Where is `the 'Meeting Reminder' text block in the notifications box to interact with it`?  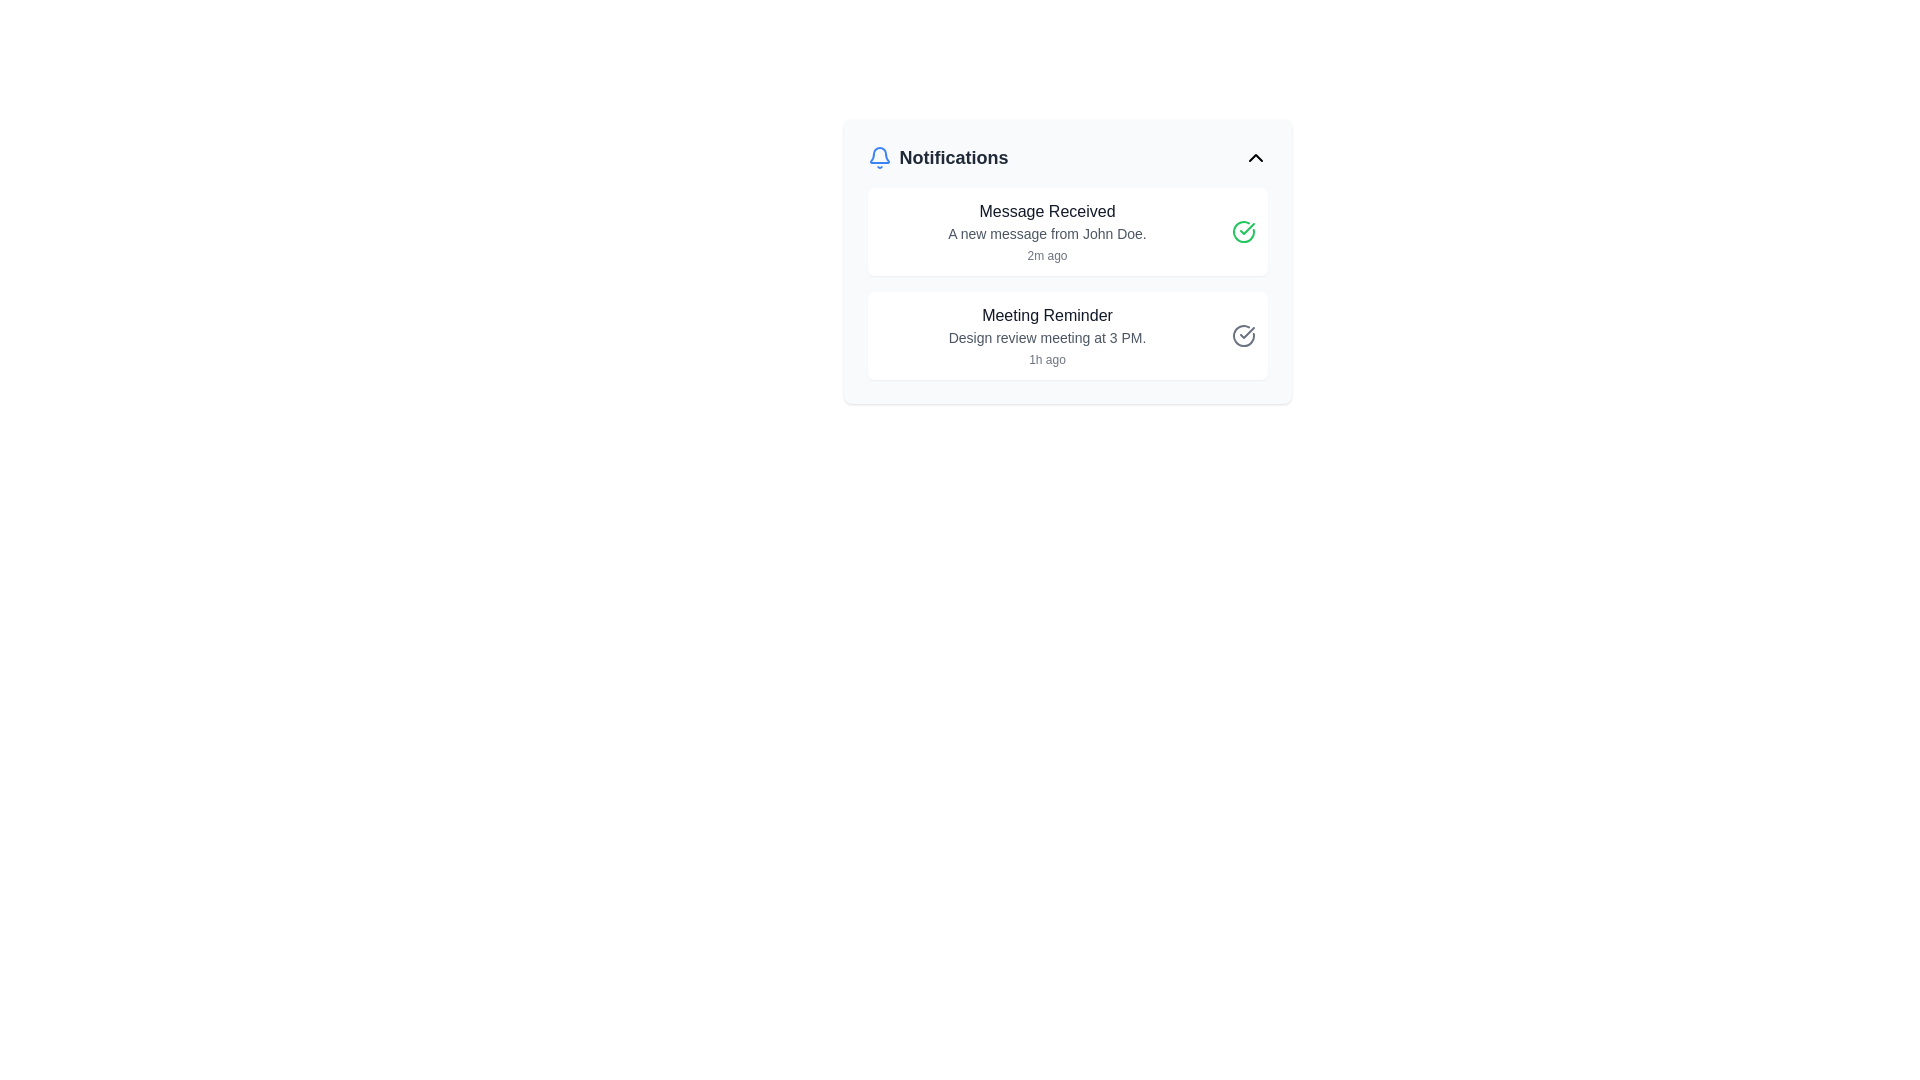
the 'Meeting Reminder' text block in the notifications box to interact with it is located at coordinates (1046, 334).